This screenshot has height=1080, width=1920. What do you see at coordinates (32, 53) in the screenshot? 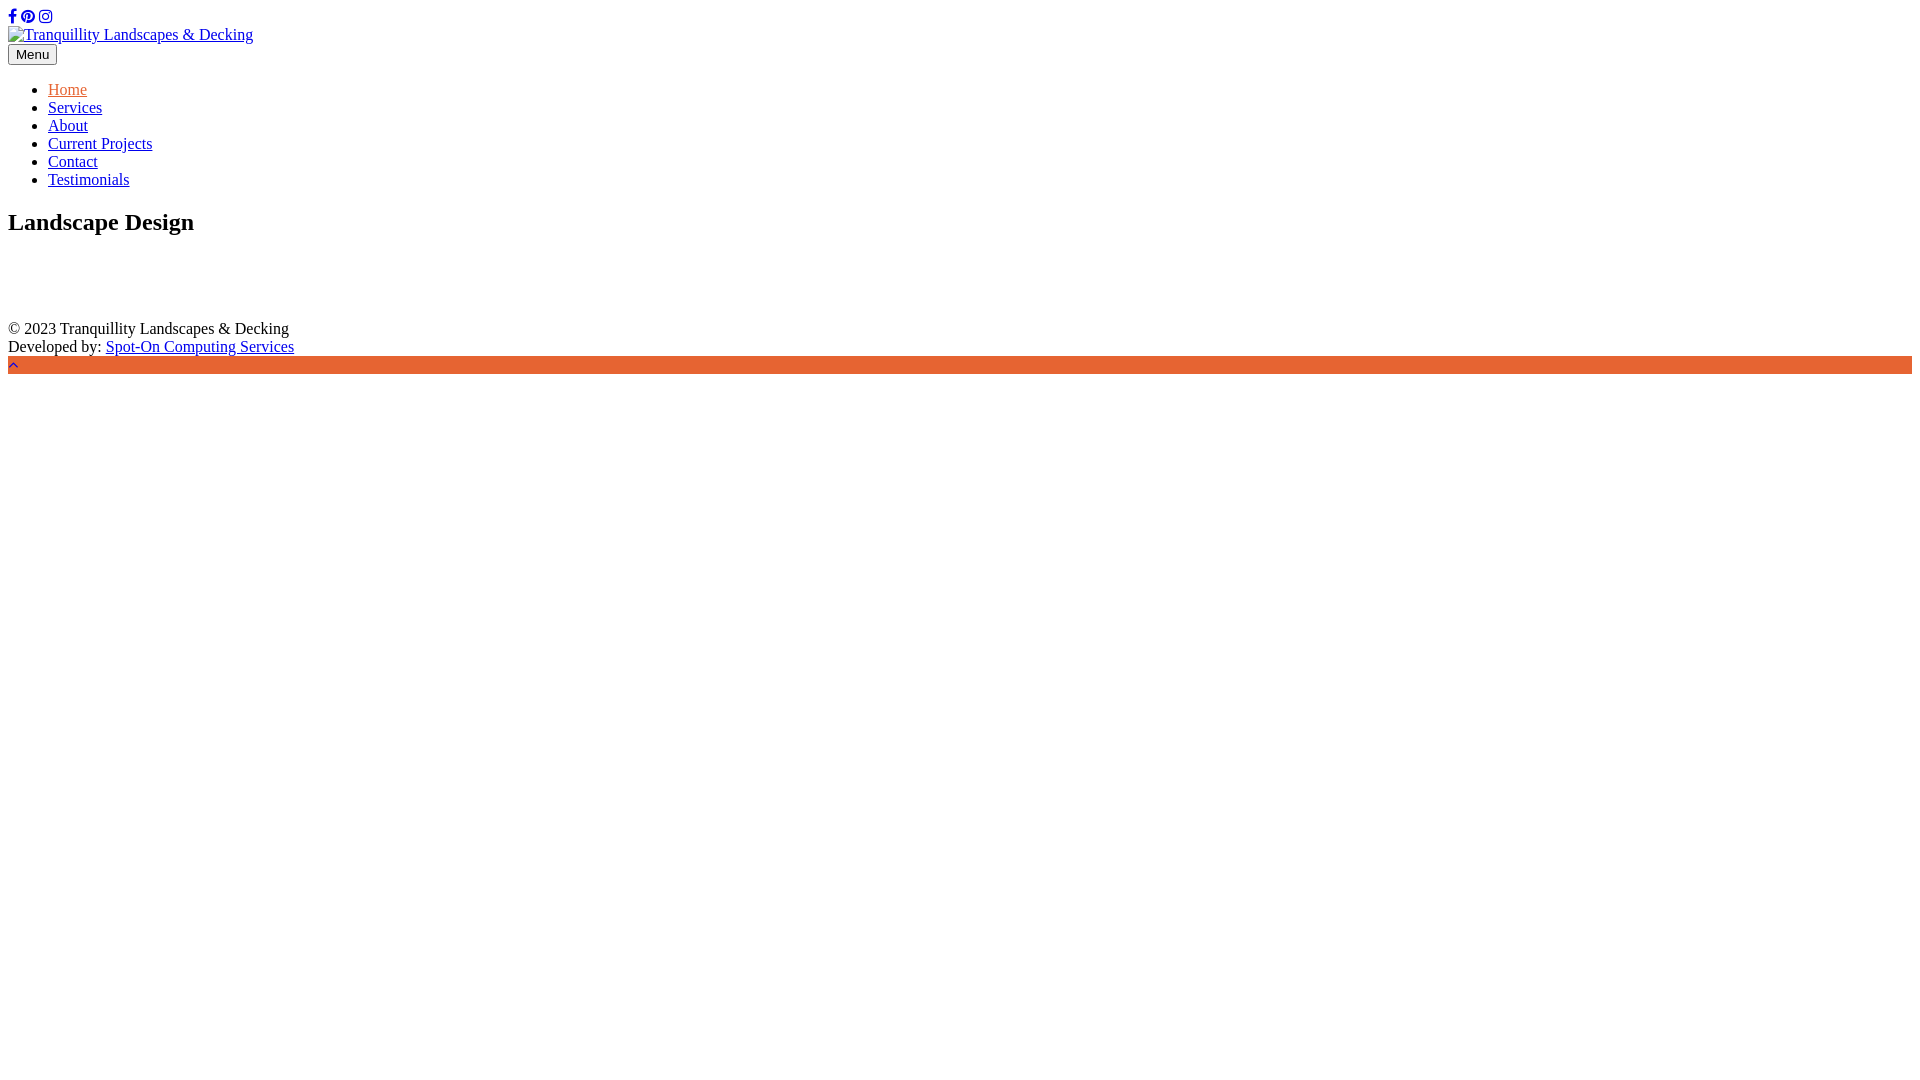
I see `'Menu'` at bounding box center [32, 53].